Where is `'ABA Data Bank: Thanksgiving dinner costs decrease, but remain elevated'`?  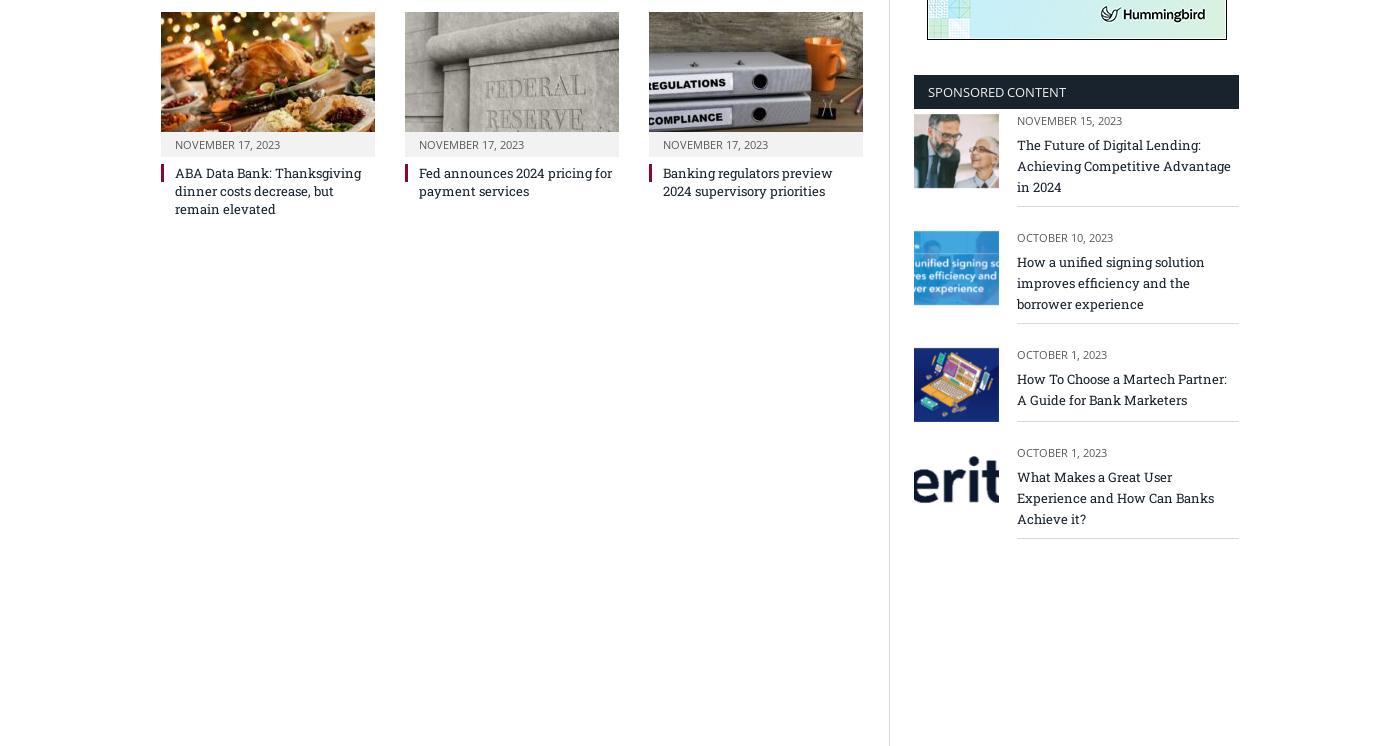
'ABA Data Bank: Thanksgiving dinner costs decrease, but remain elevated' is located at coordinates (175, 189).